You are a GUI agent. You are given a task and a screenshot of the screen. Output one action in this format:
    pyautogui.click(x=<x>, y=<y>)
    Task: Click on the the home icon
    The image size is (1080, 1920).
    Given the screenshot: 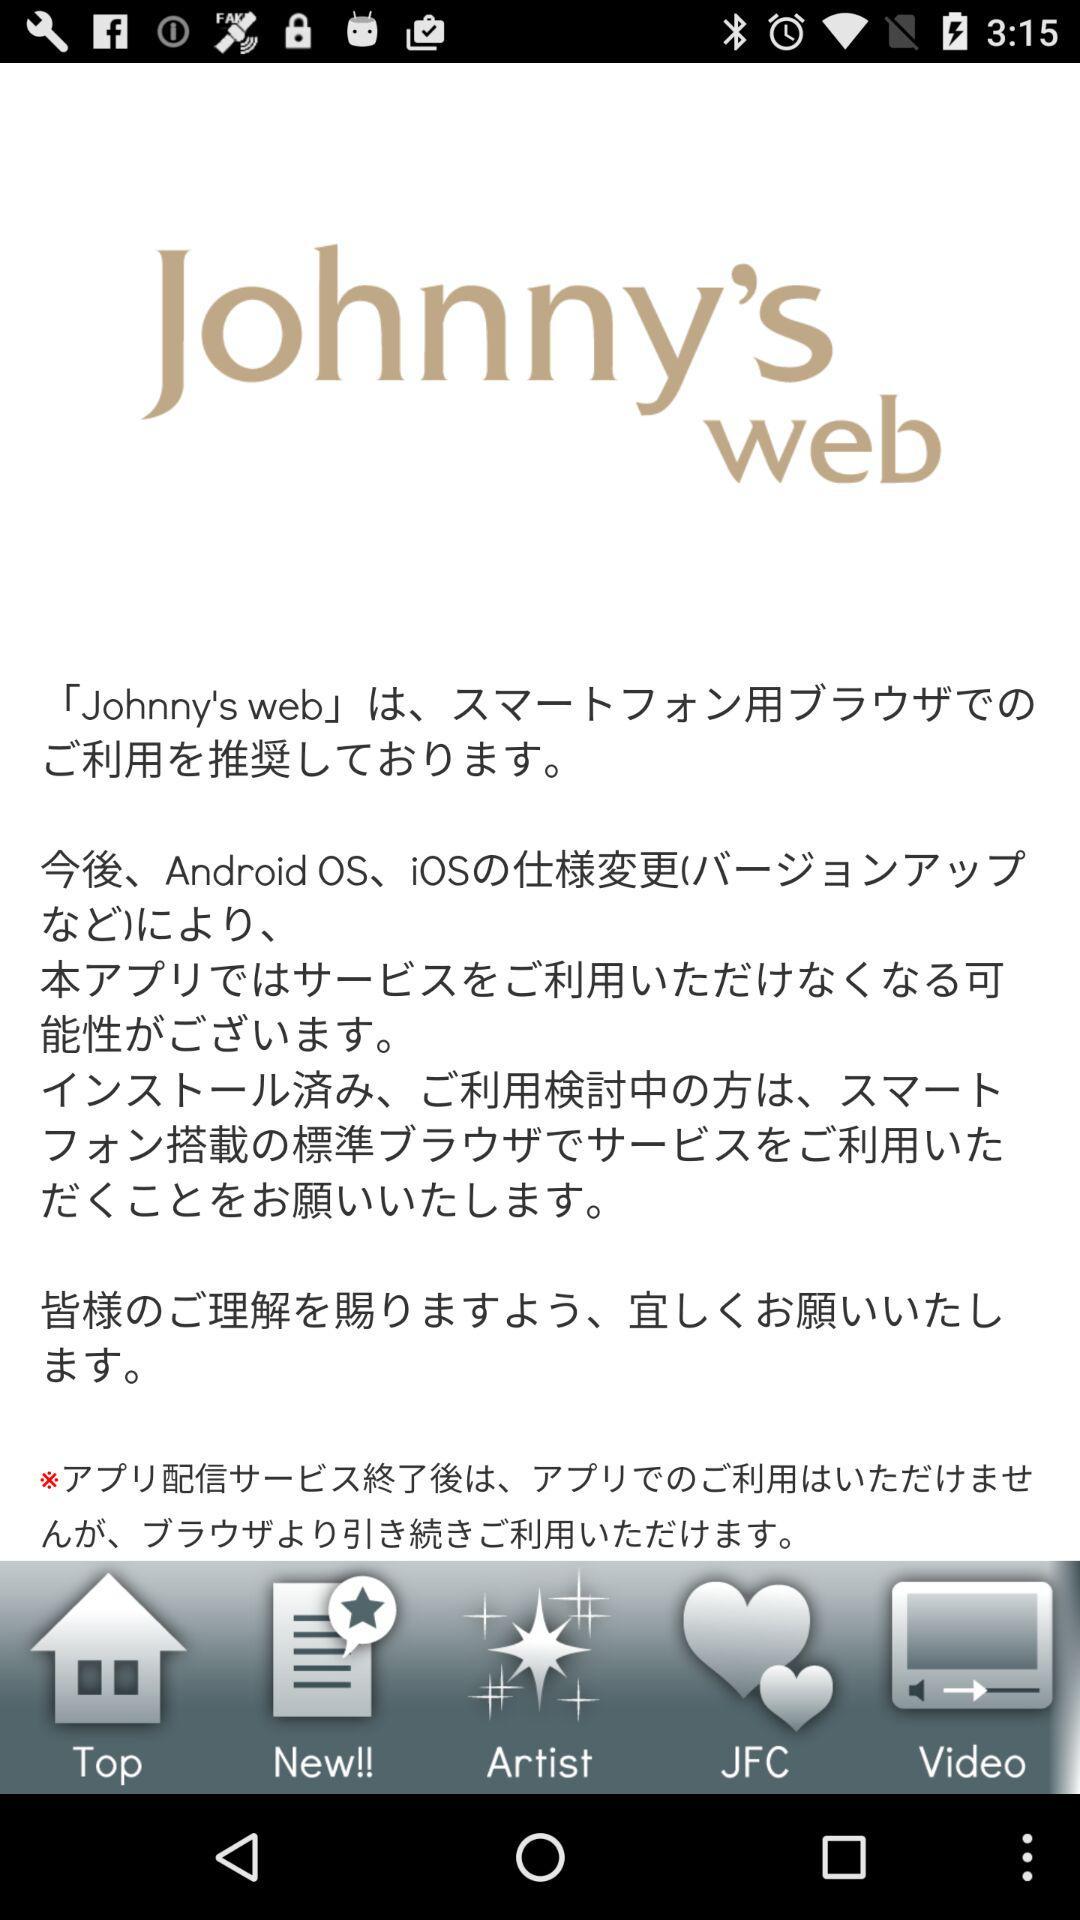 What is the action you would take?
    pyautogui.click(x=108, y=1795)
    